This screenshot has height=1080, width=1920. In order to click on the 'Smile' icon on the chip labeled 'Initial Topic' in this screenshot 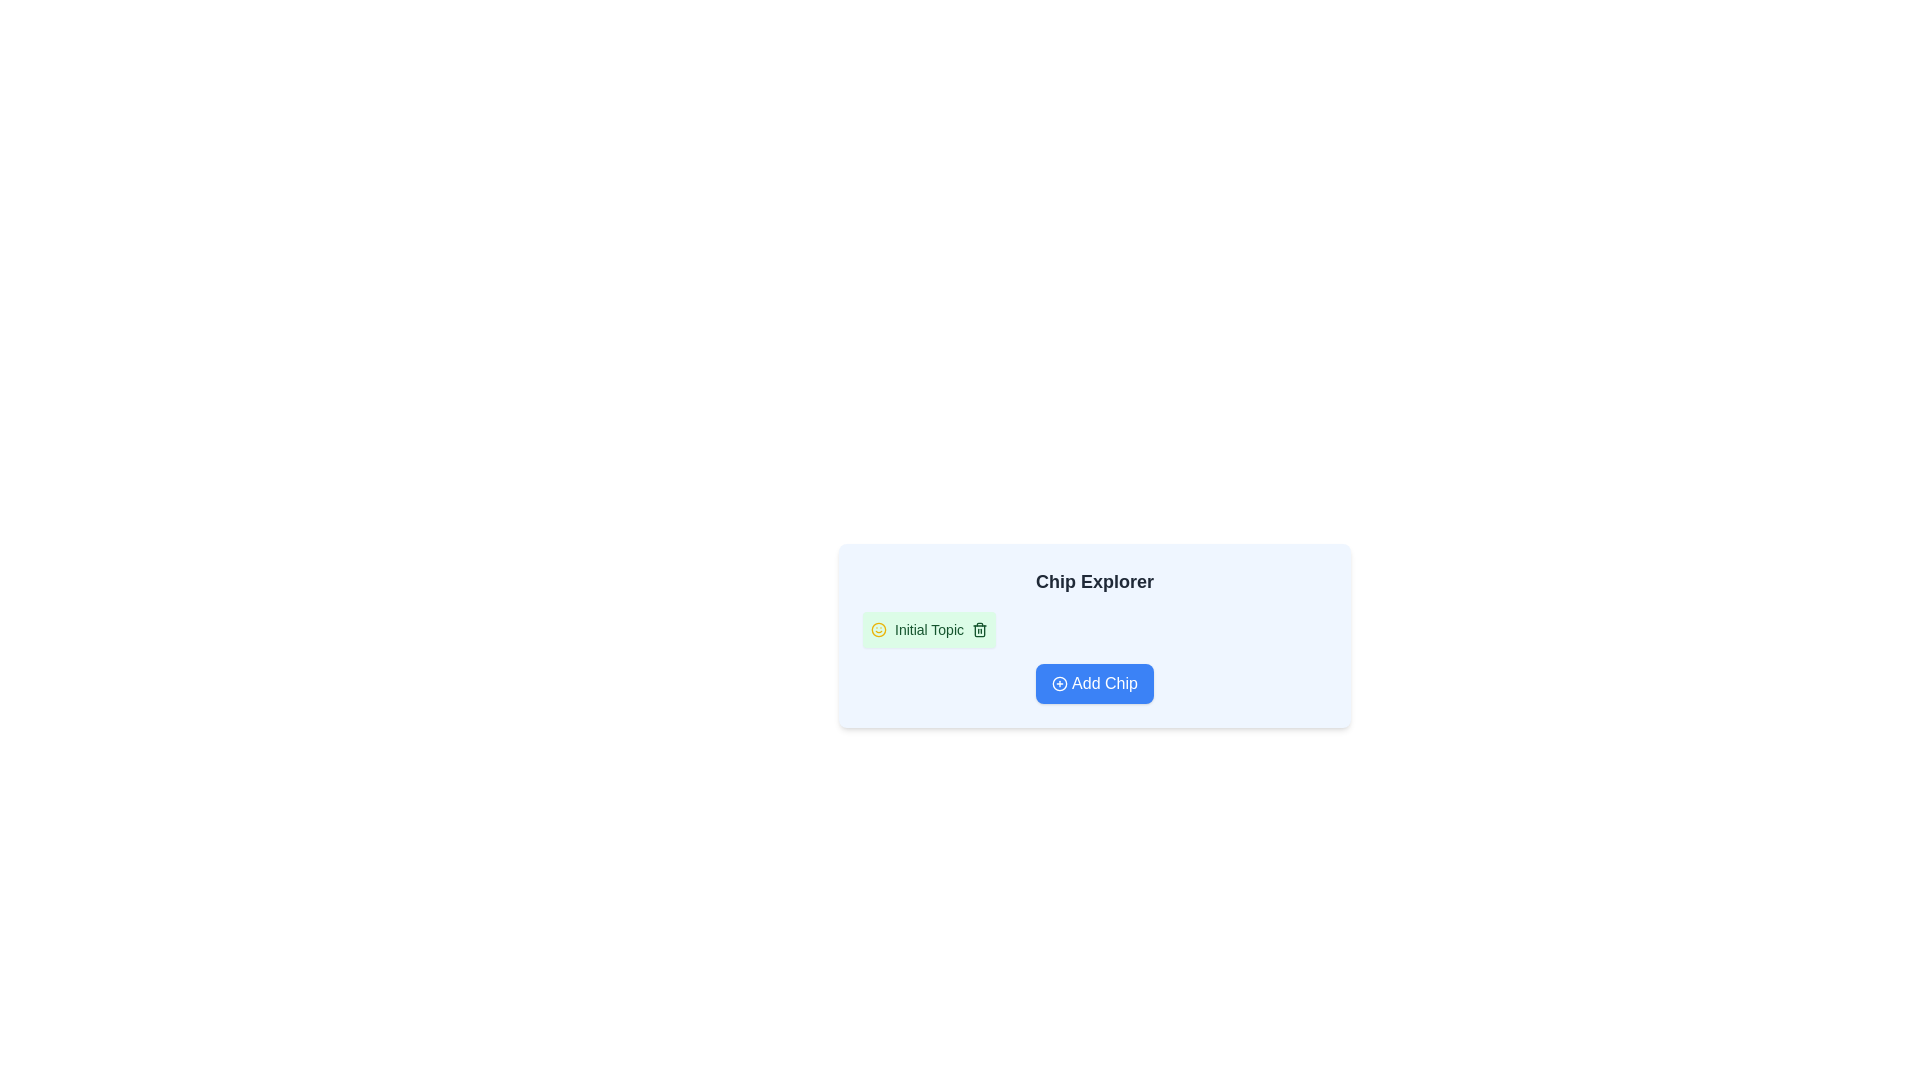, I will do `click(878, 628)`.